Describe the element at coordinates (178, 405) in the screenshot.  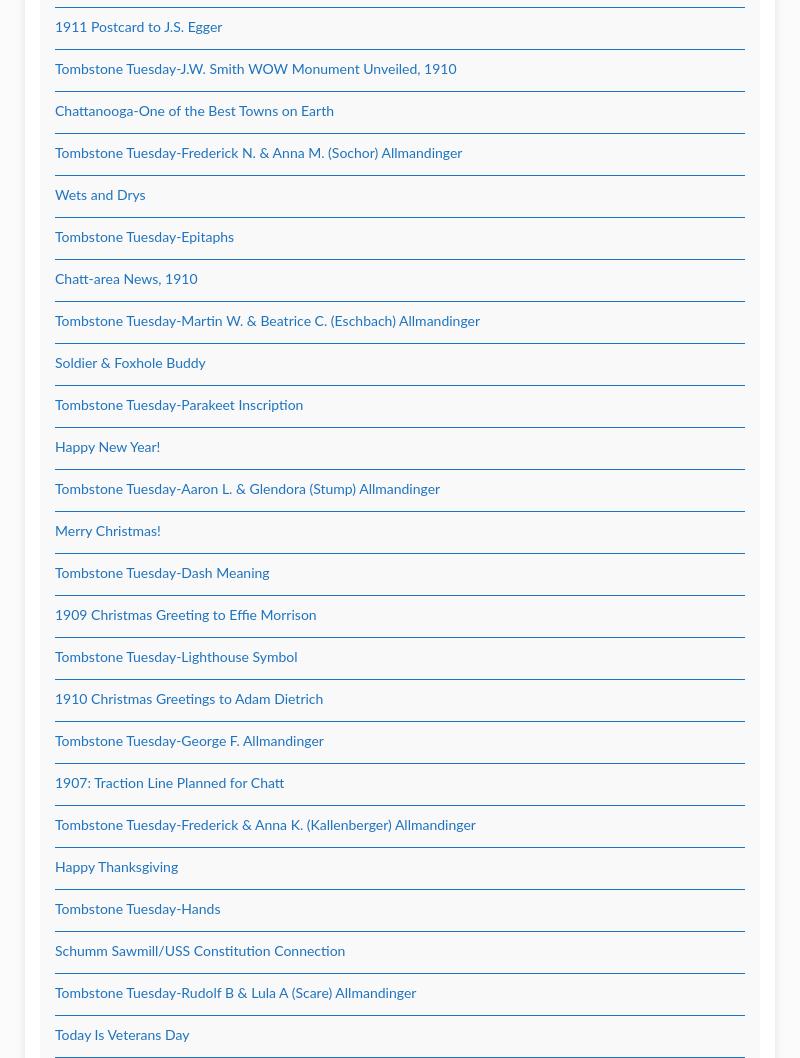
I see `'Tombstone Tuesday-Parakeet Inscription'` at that location.